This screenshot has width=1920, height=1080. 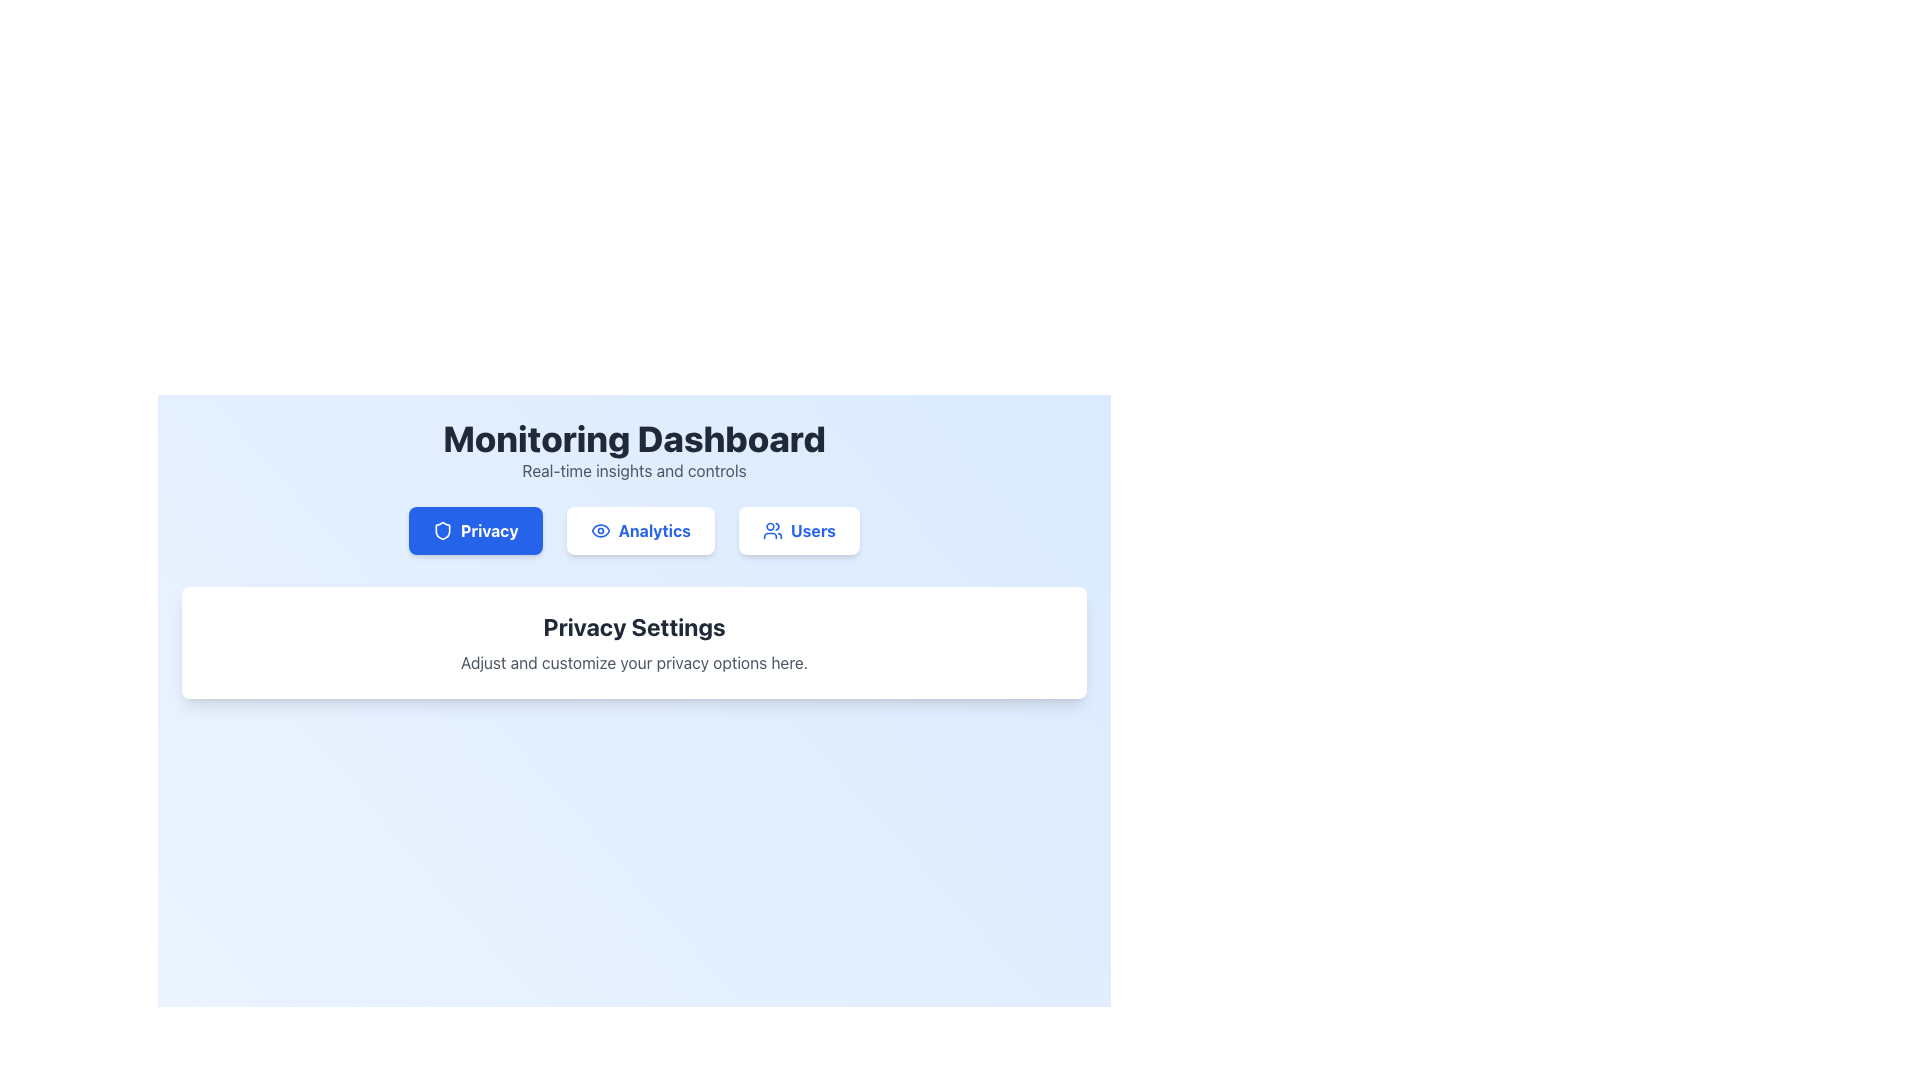 I want to click on the 'Users' button icon, which represents users or a group of people, located in the middle-top section of the layout below the 'Monitoring Dashboard' header, so click(x=771, y=530).